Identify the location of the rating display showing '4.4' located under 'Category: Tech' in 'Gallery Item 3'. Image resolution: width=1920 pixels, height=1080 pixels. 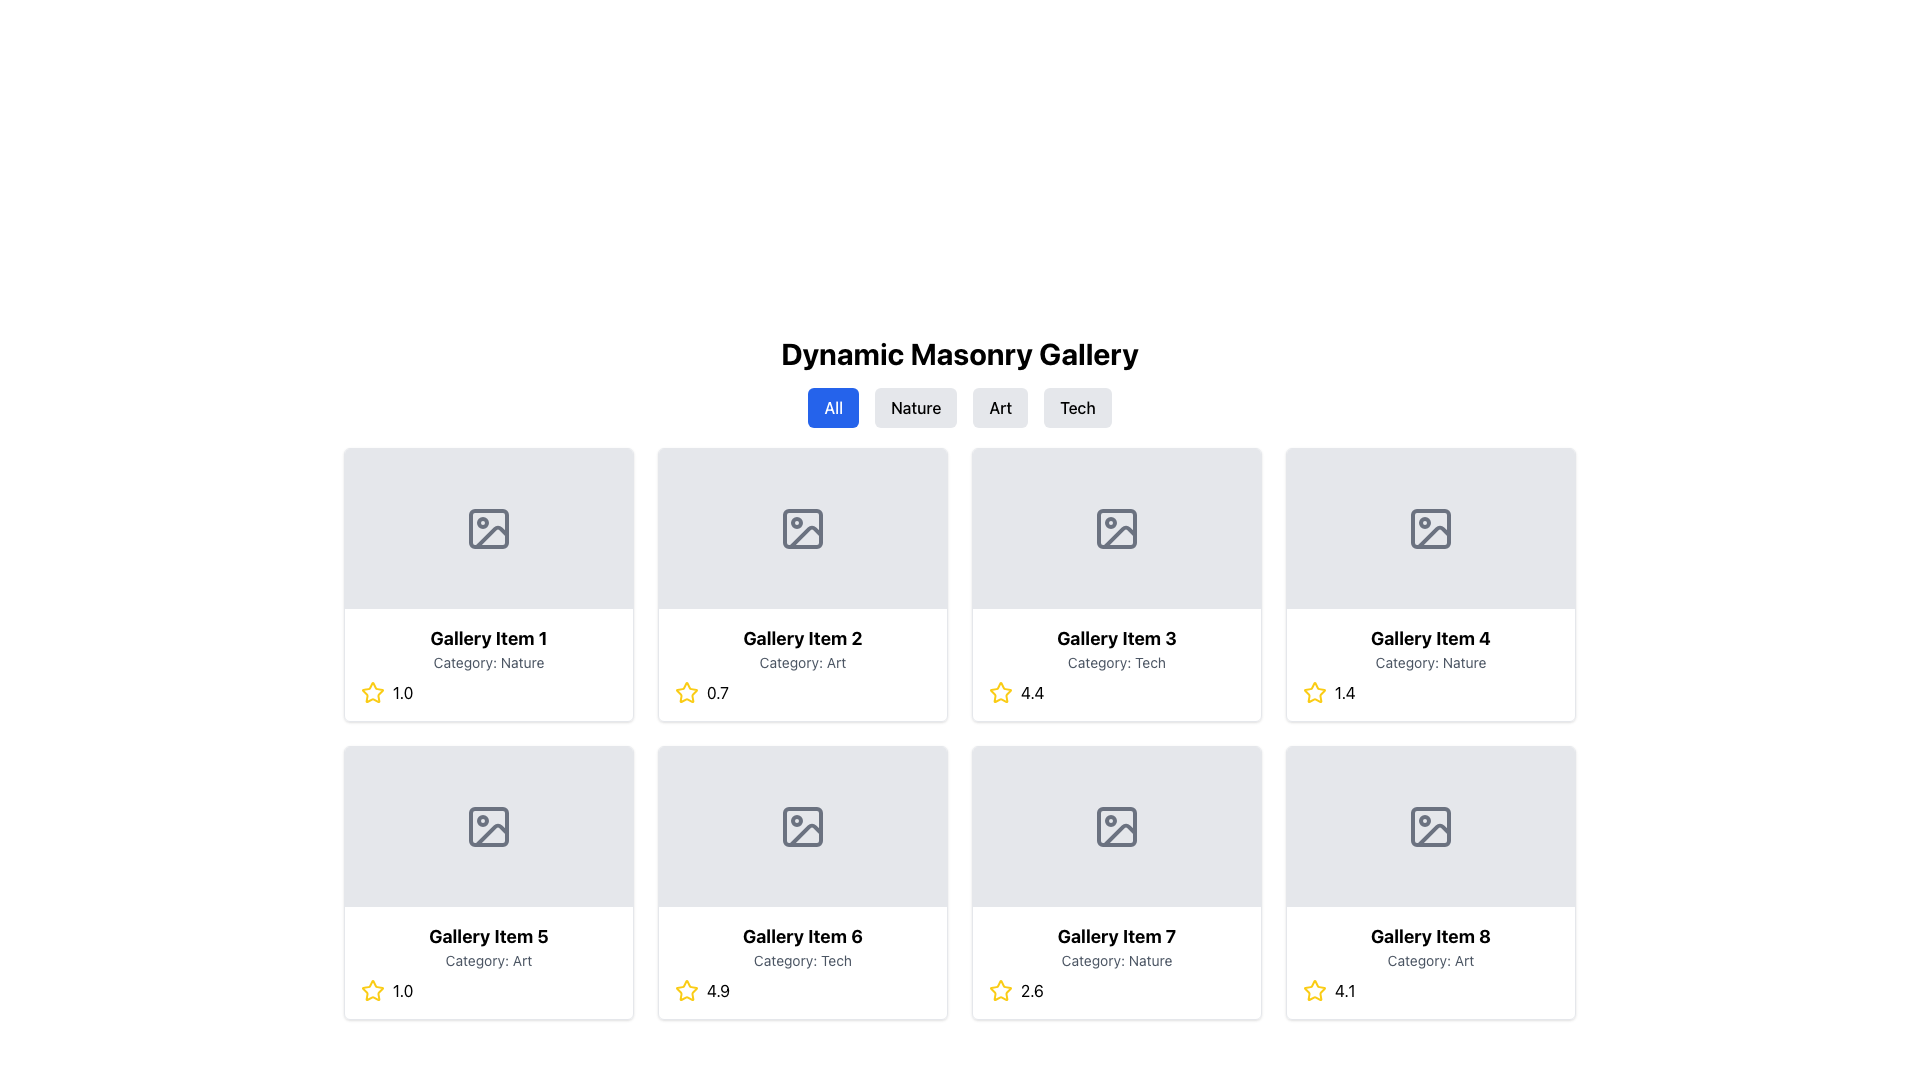
(1116, 692).